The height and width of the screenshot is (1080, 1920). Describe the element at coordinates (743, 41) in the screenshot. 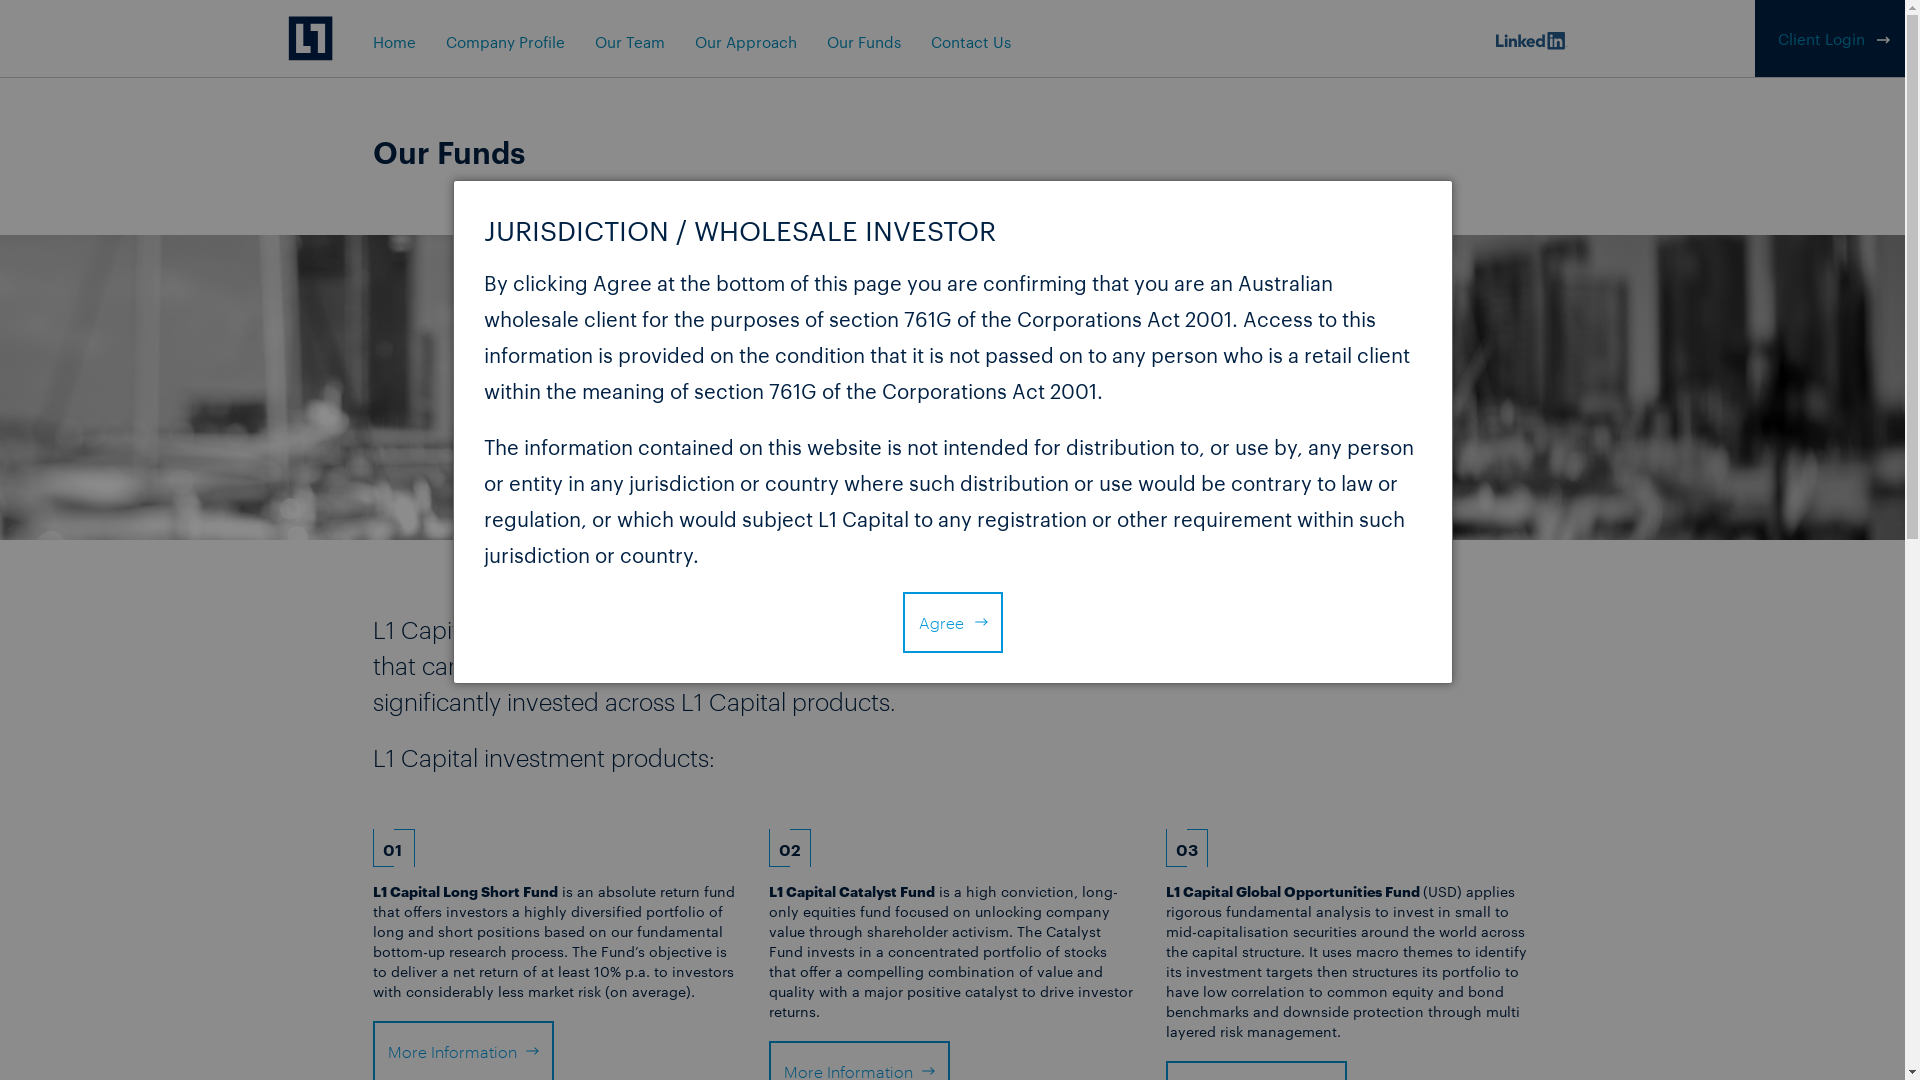

I see `'Our Approach'` at that location.